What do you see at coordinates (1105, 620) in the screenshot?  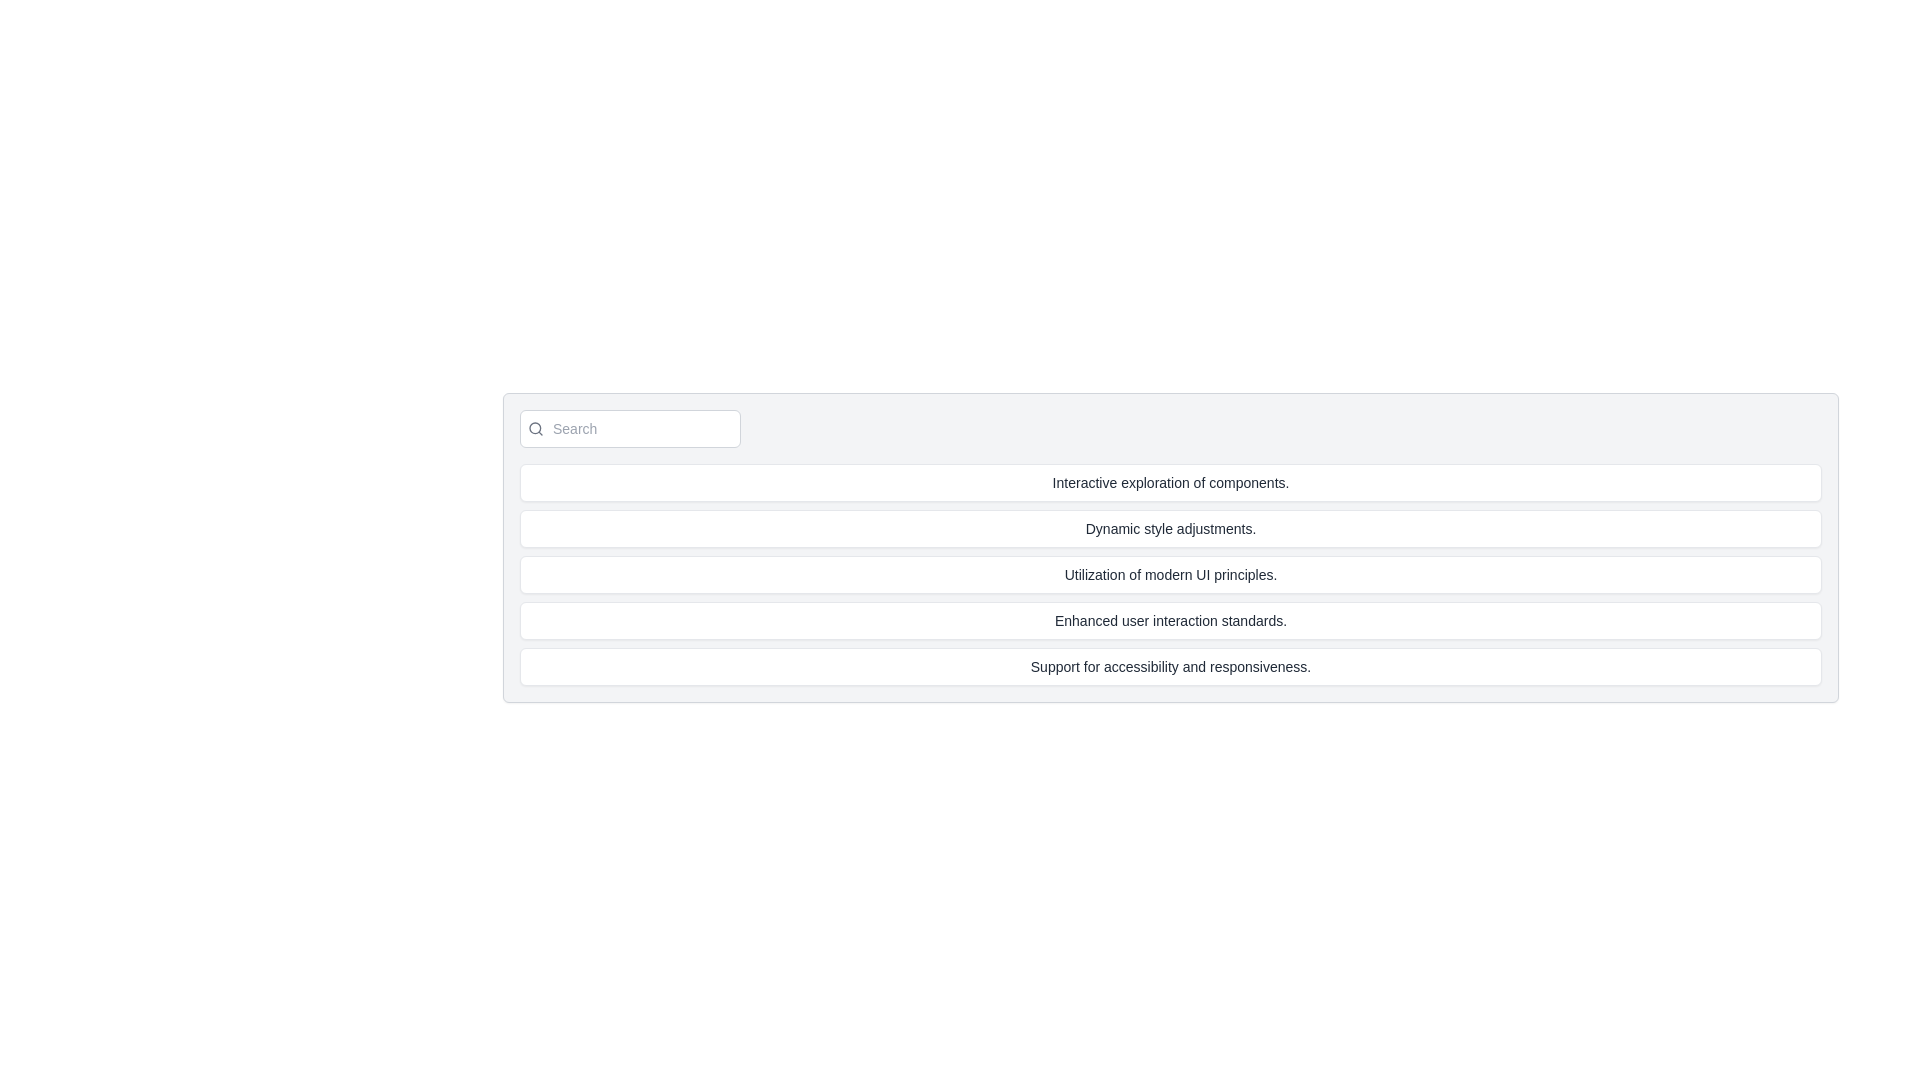 I see `the static text element representing the character 'e' in the word 'Enhanced', which is the second letter of the word in the phrase 'Enhanced user interaction standards.'` at bounding box center [1105, 620].